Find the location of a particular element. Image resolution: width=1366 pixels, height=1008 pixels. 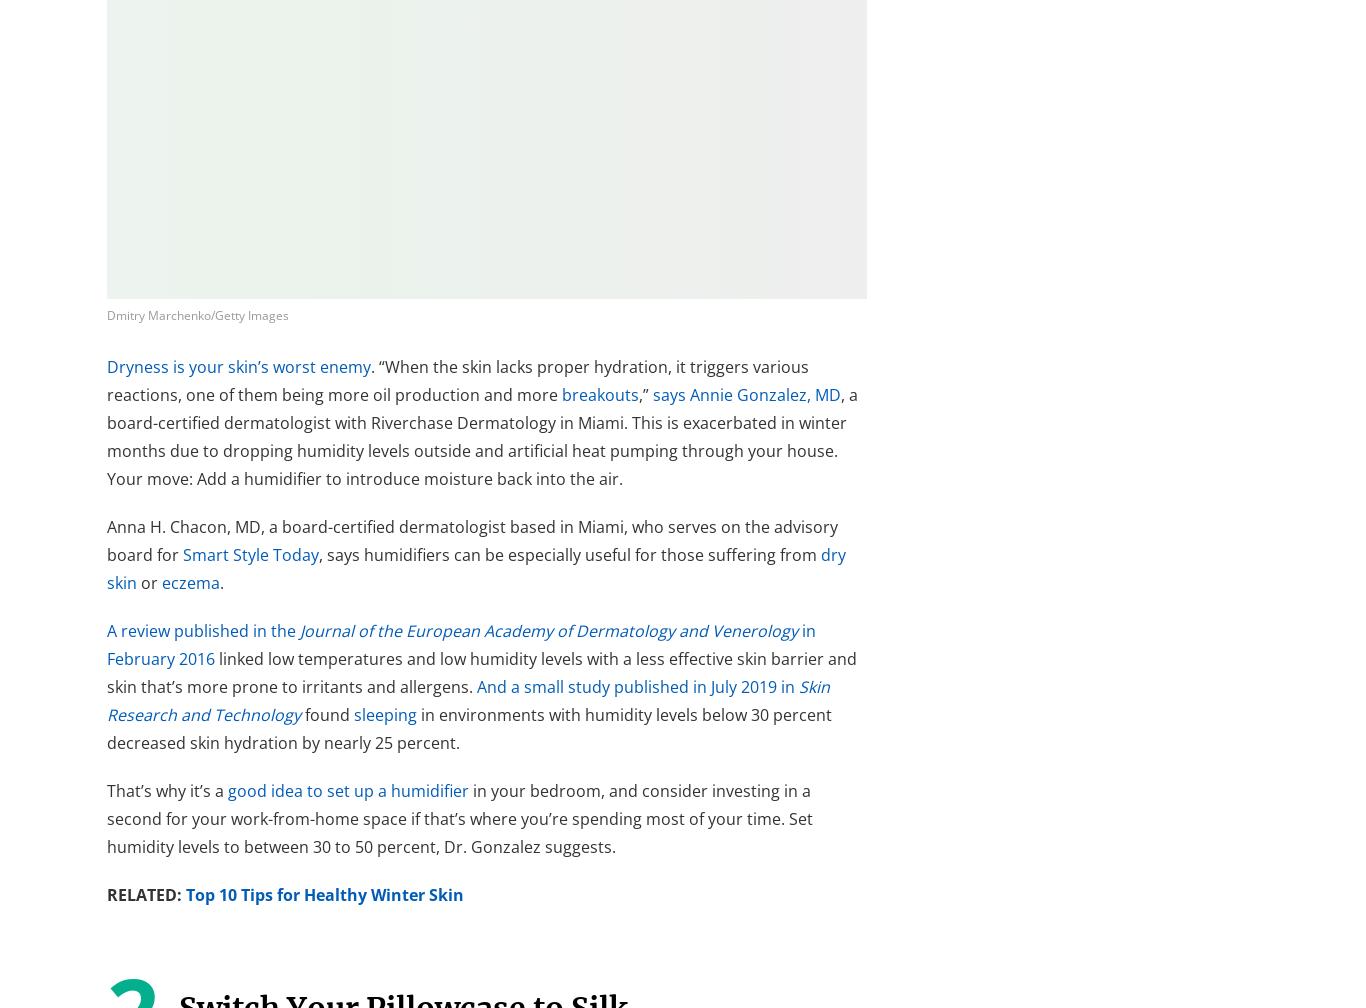

'eczema' is located at coordinates (189, 583).